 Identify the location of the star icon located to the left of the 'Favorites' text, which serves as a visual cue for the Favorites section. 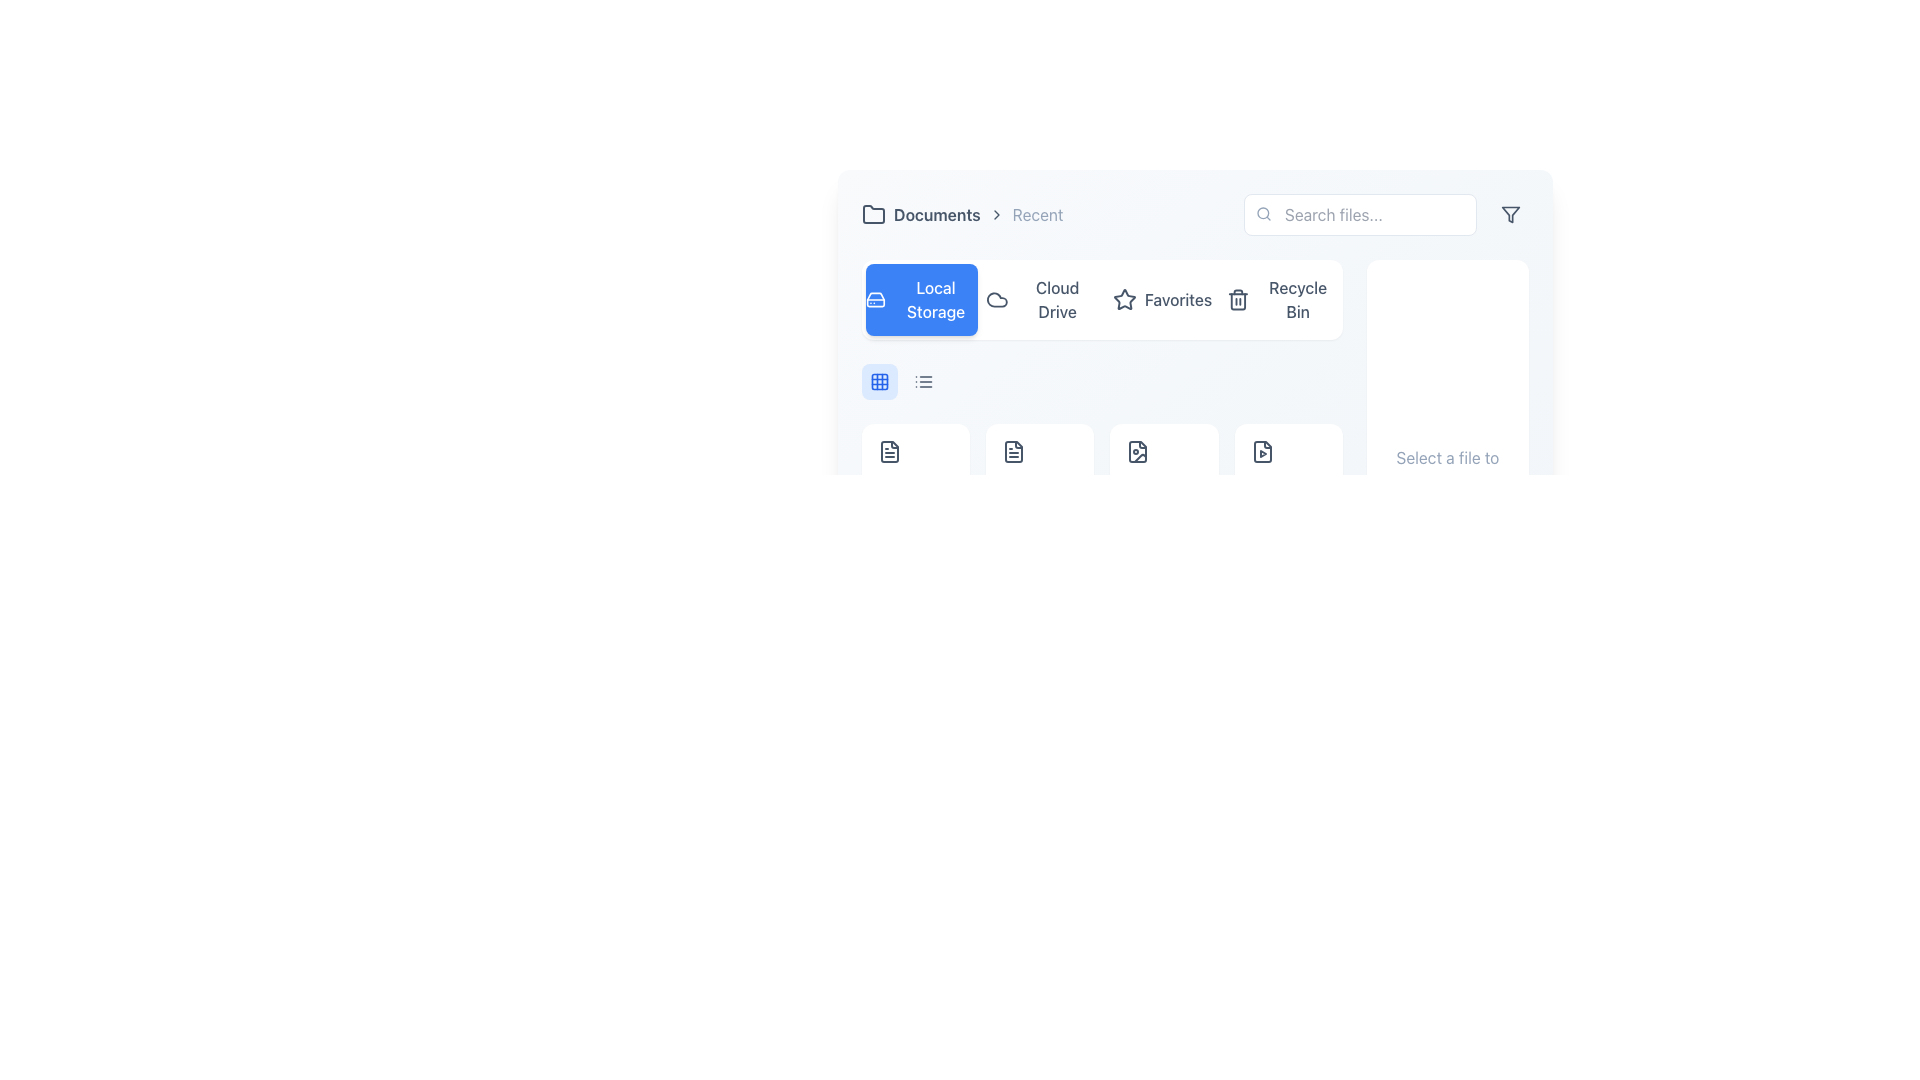
(1124, 300).